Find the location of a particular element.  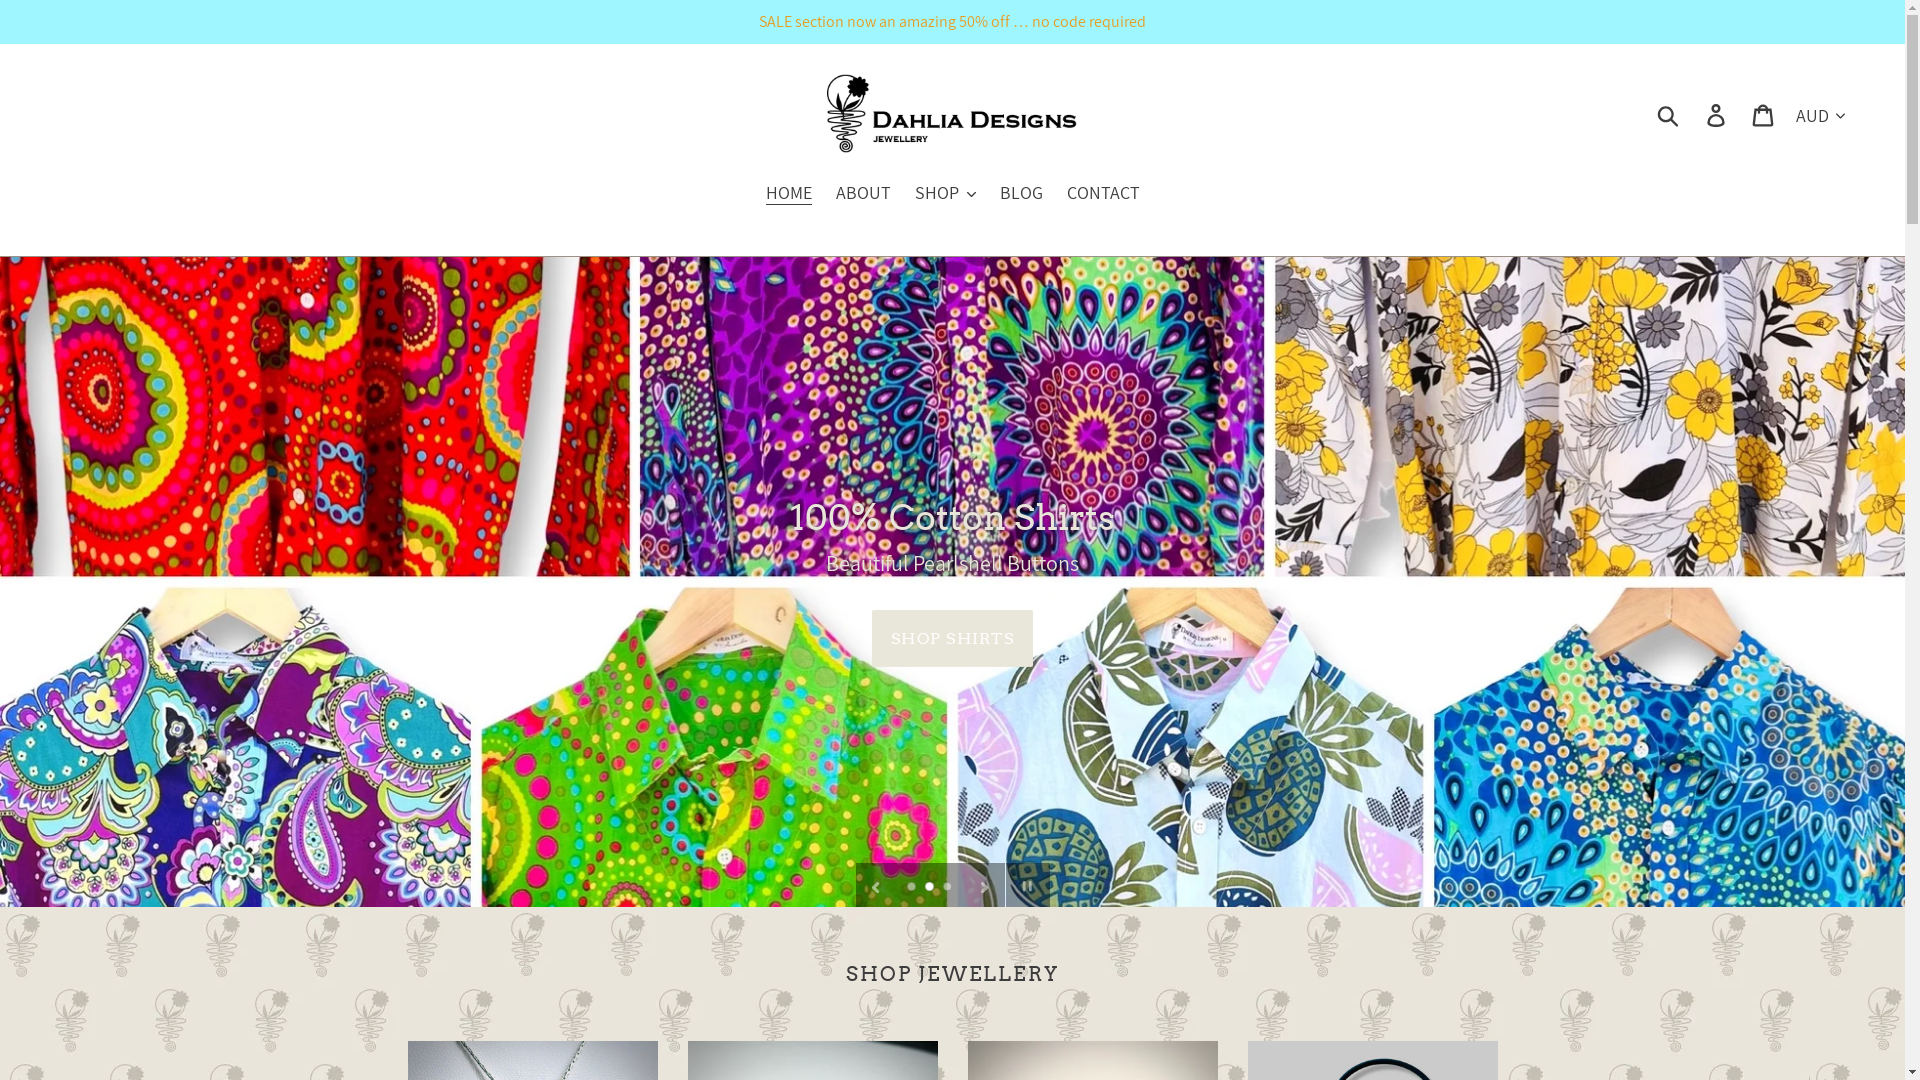

'BLOG' is located at coordinates (989, 193).